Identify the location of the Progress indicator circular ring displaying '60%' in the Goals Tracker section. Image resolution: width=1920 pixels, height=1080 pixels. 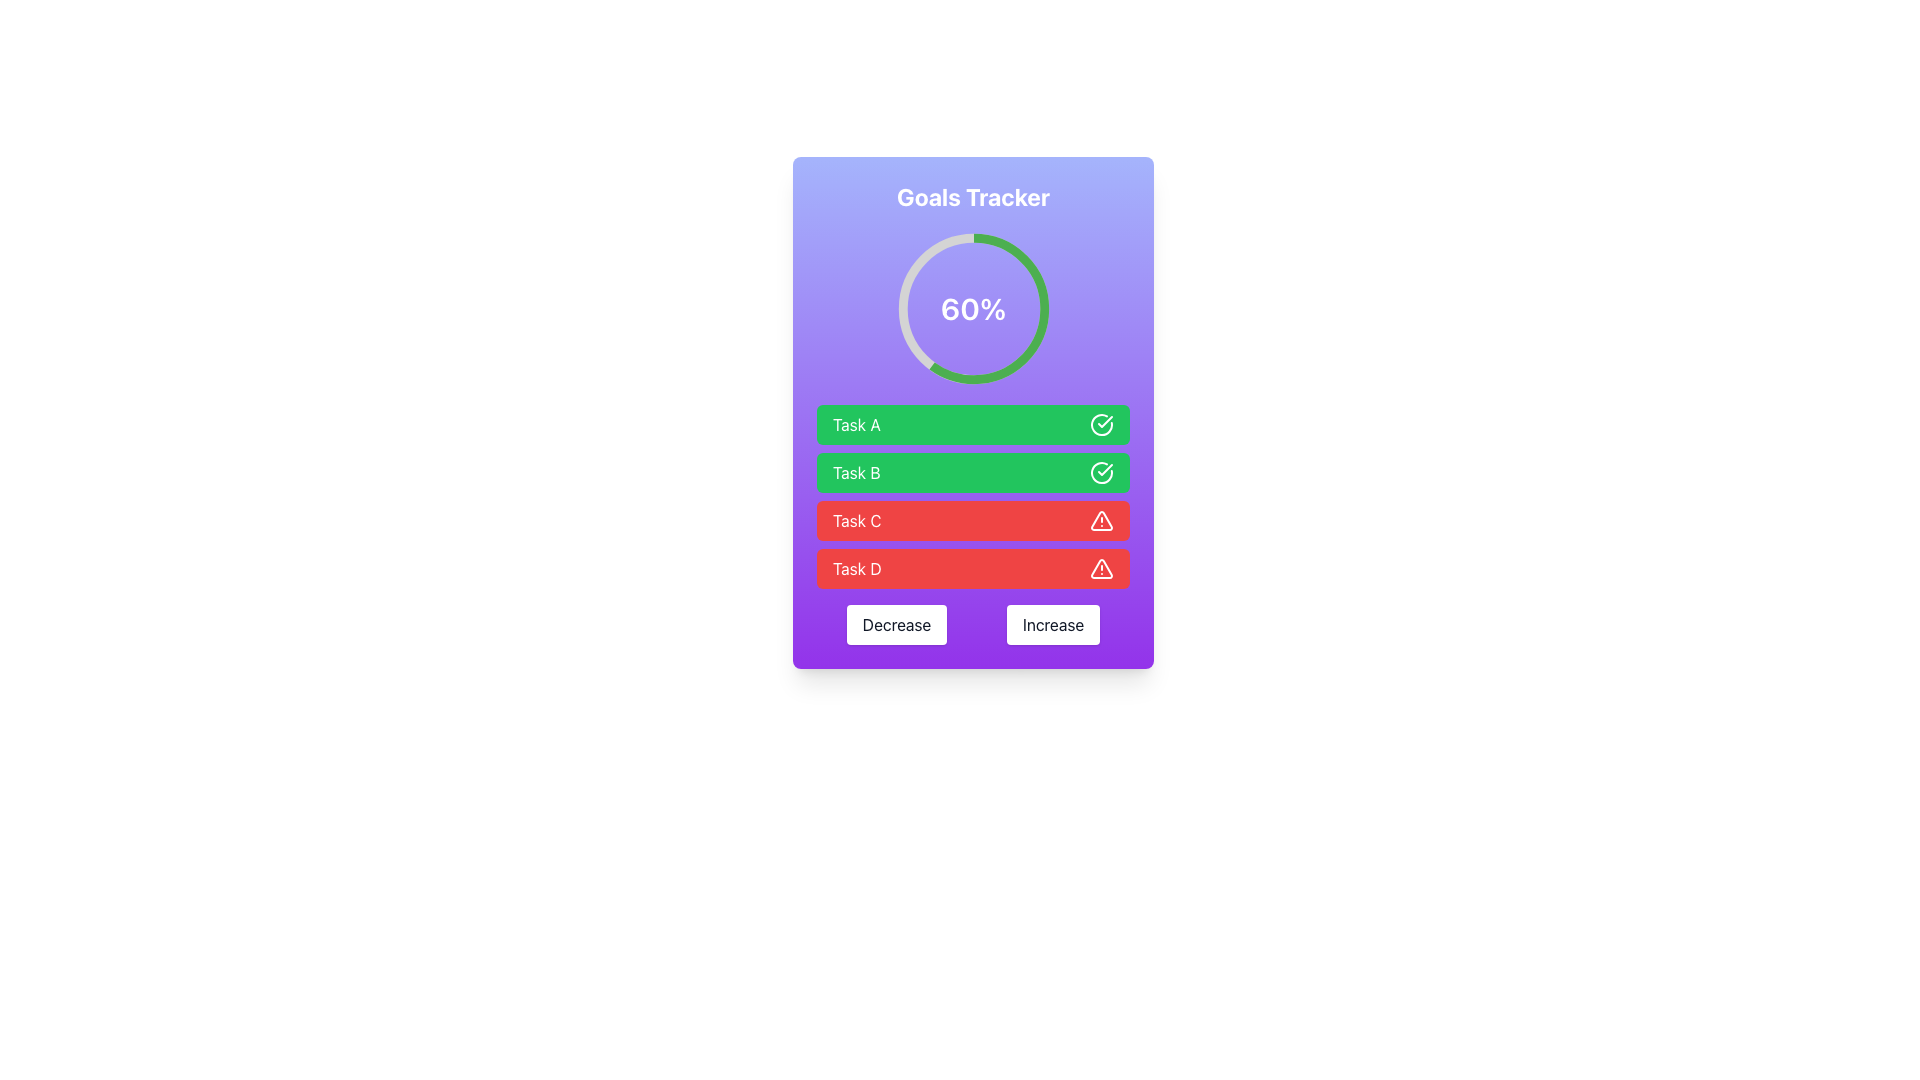
(973, 308).